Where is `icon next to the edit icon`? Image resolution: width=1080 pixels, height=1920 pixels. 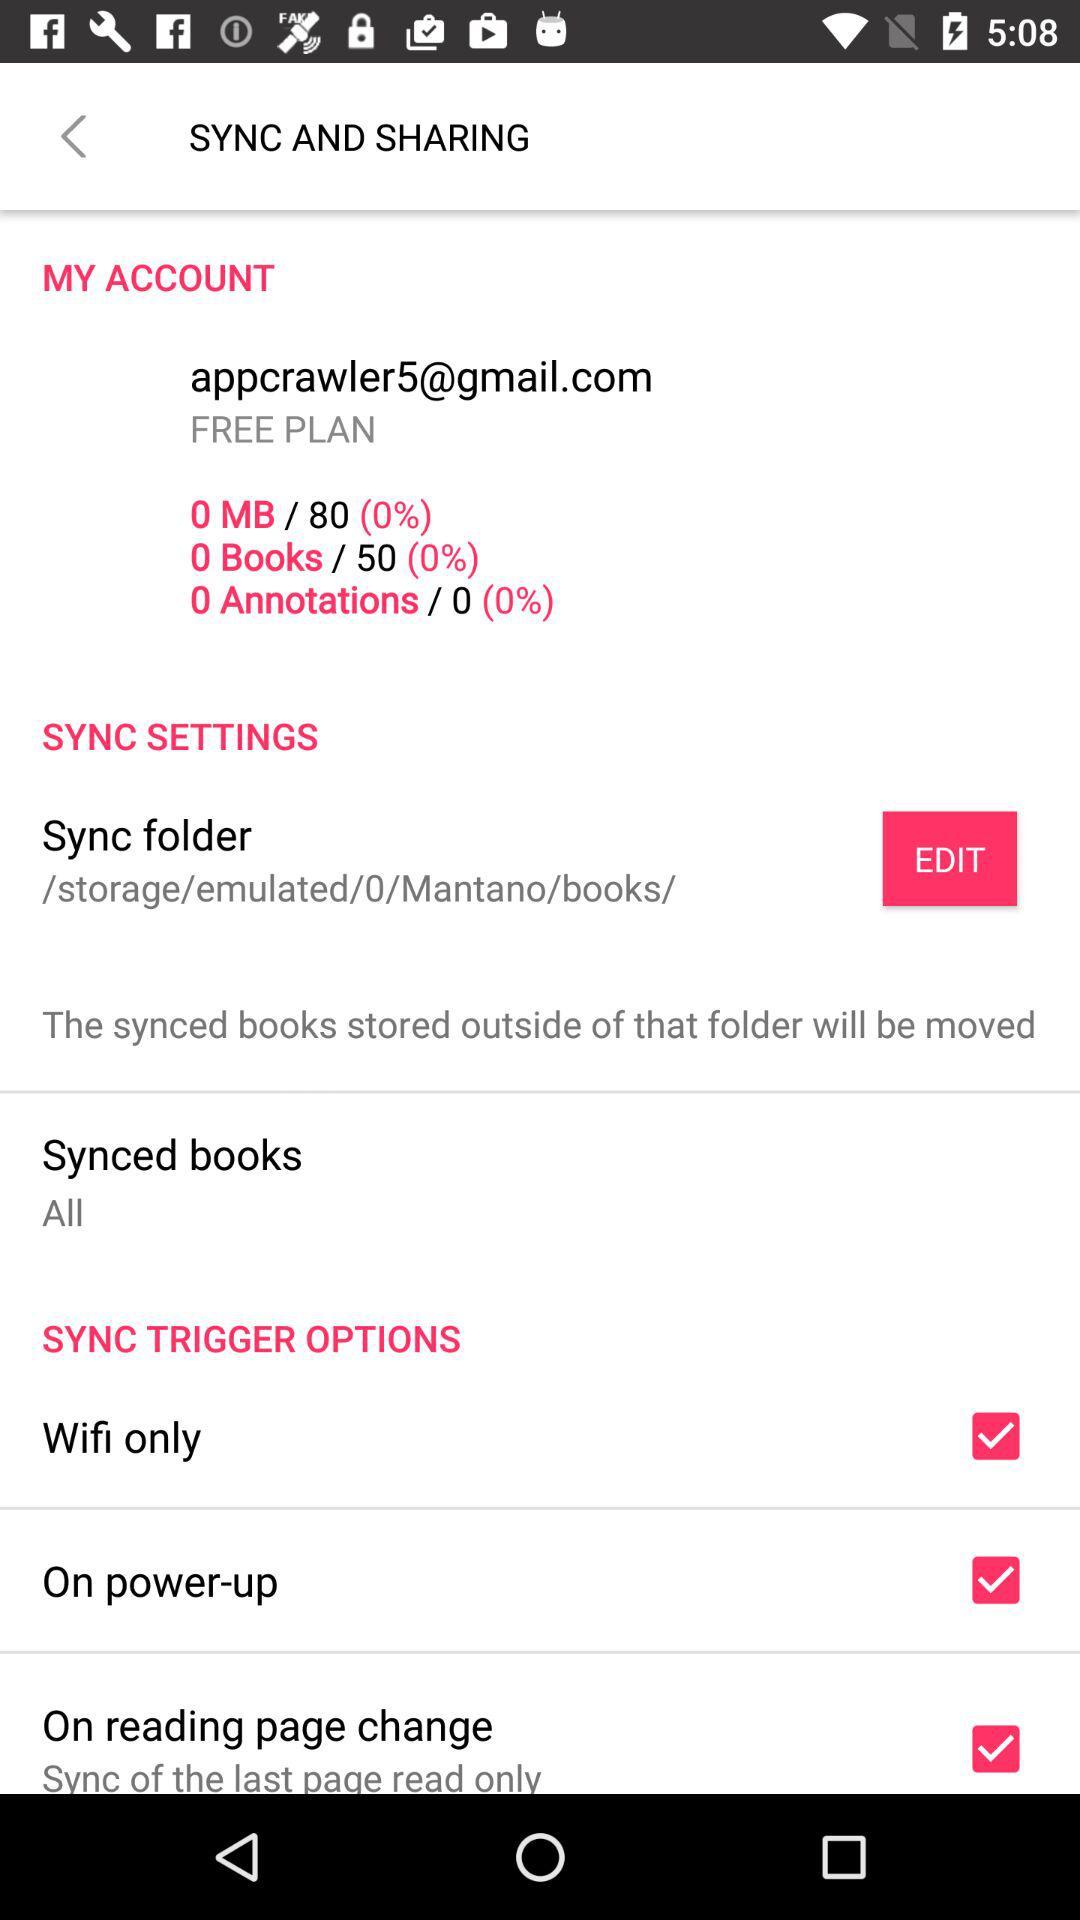
icon next to the edit icon is located at coordinates (145, 834).